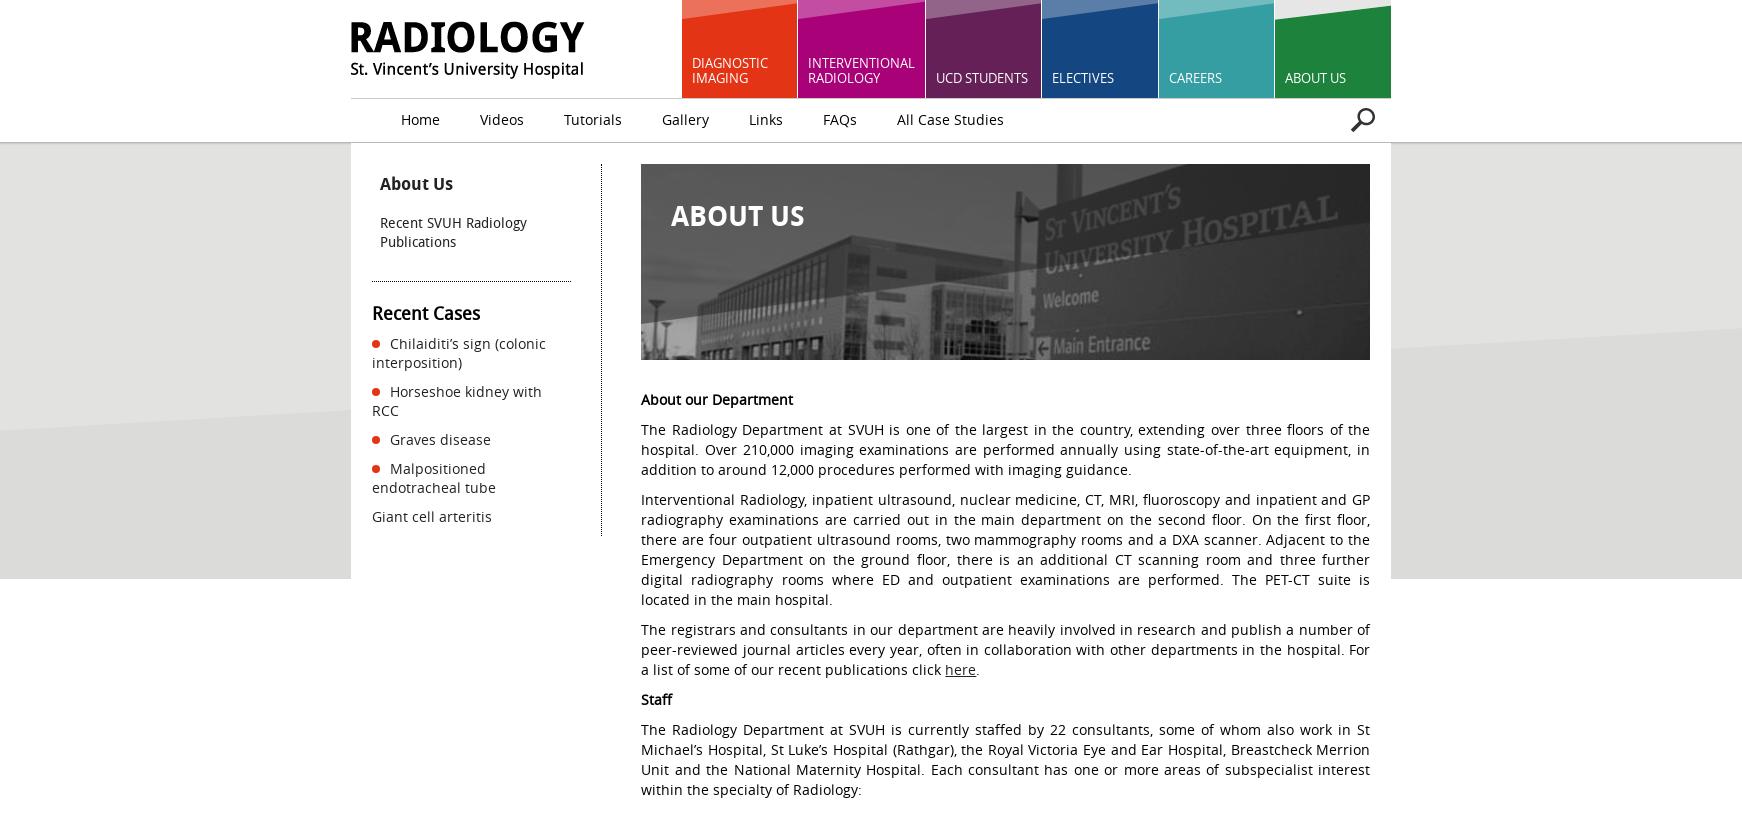 The image size is (1742, 823). I want to click on 'About our Department', so click(716, 398).